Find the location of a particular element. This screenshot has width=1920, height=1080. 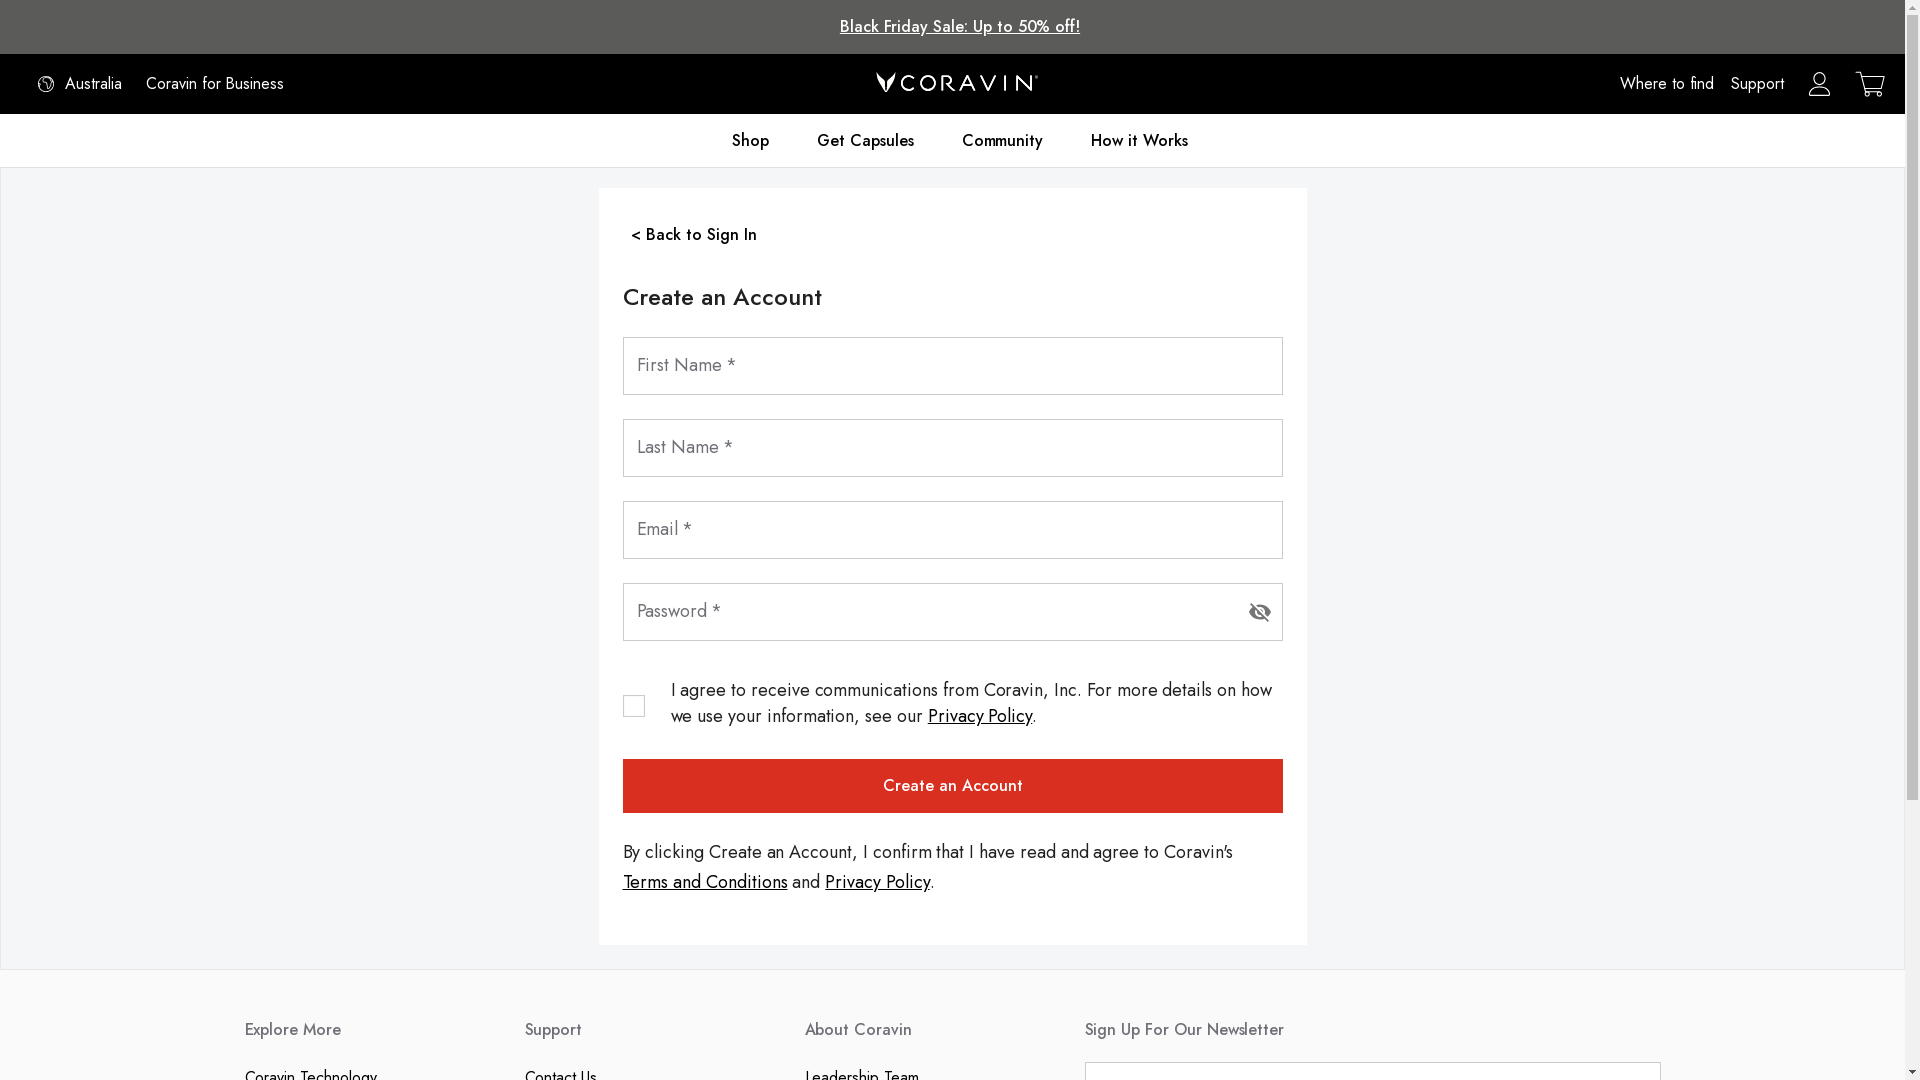

'Support' is located at coordinates (1756, 82).